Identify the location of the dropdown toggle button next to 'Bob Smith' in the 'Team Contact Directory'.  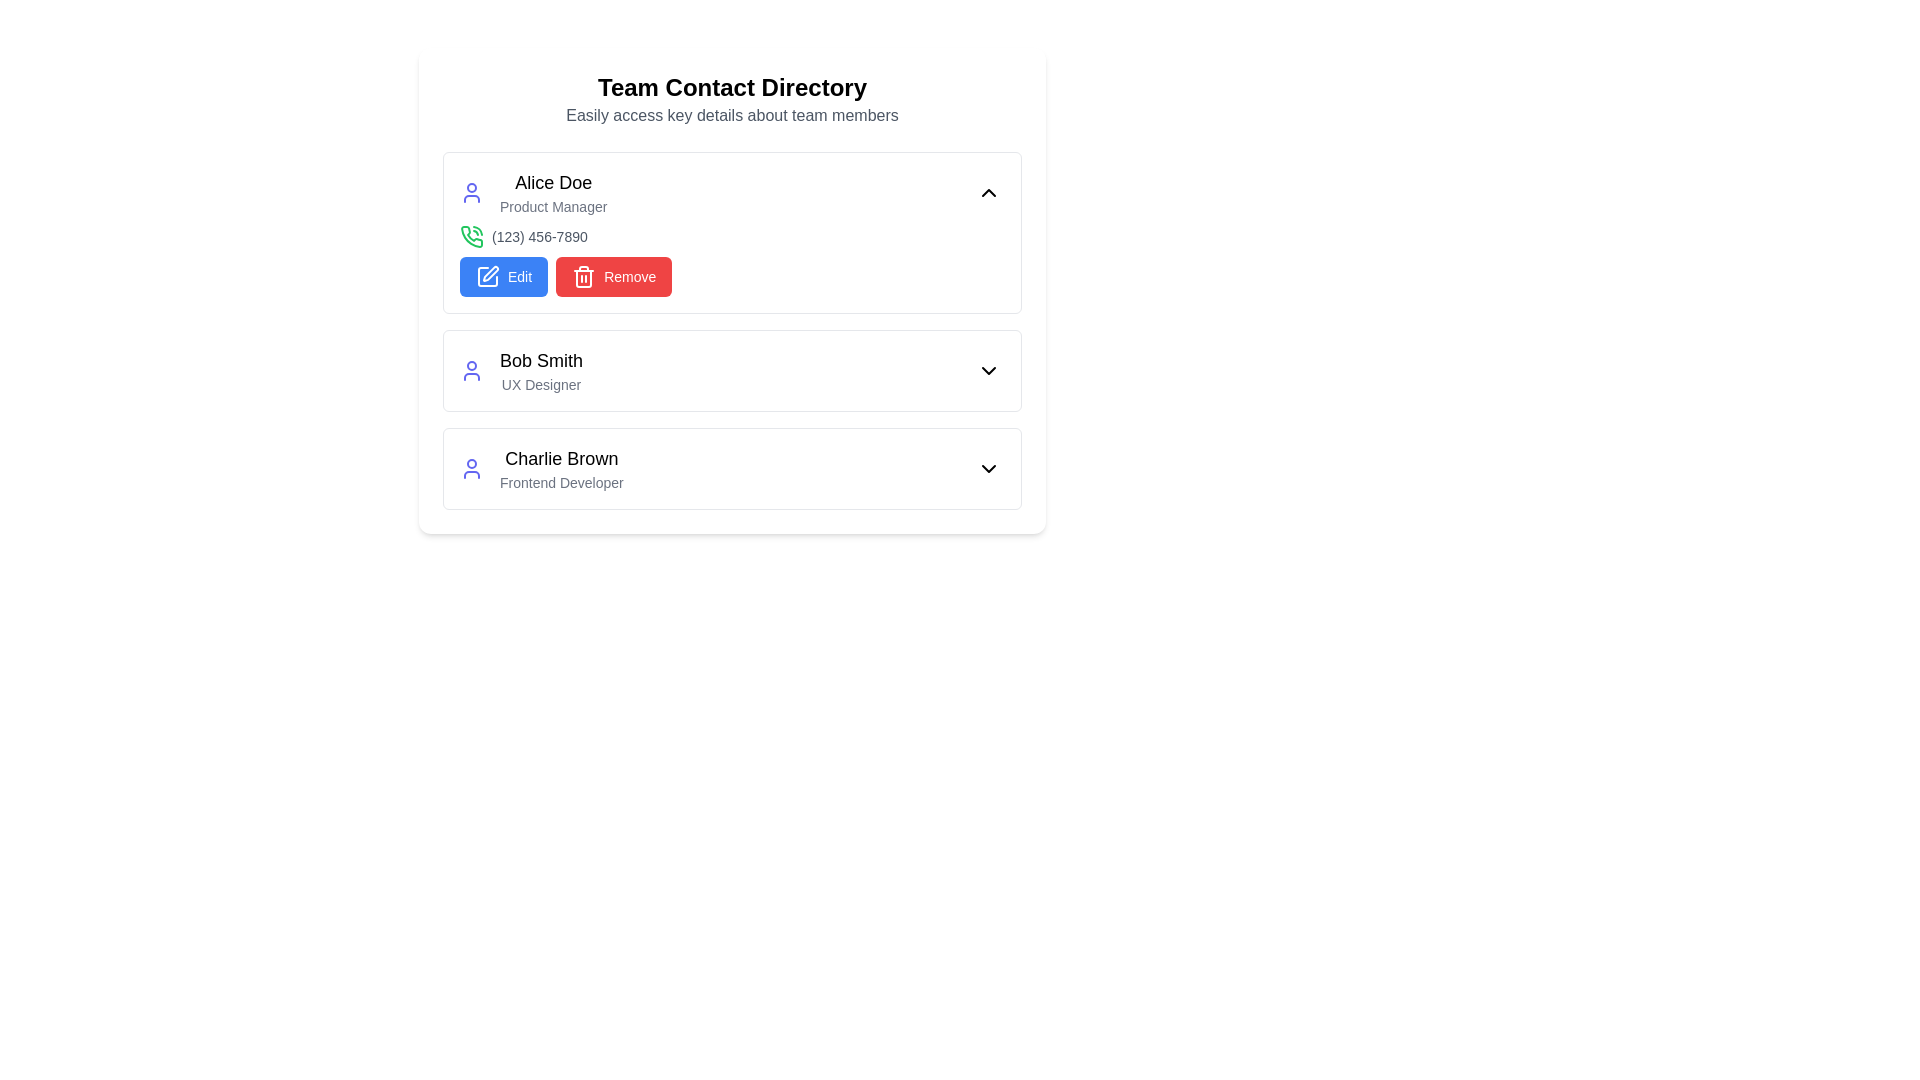
(988, 370).